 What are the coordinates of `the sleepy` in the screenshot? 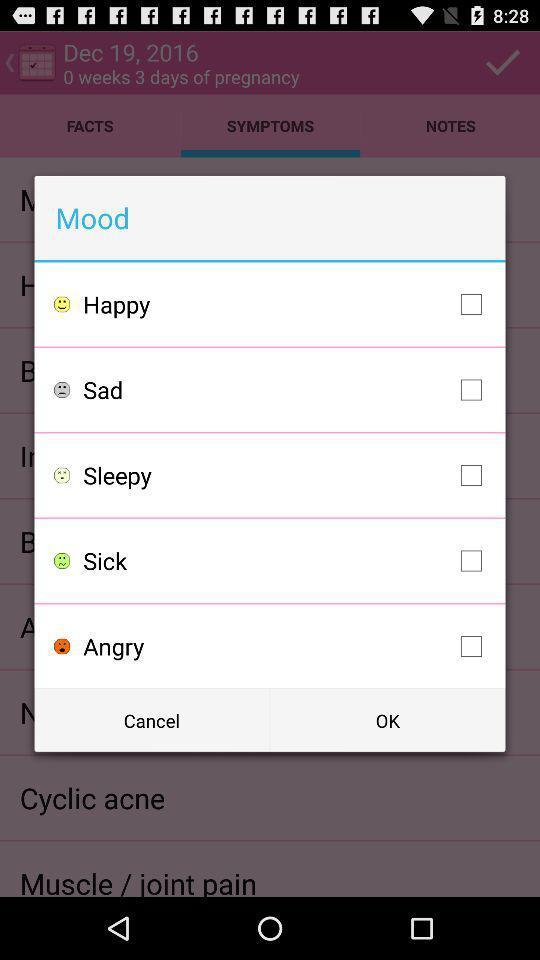 It's located at (286, 475).